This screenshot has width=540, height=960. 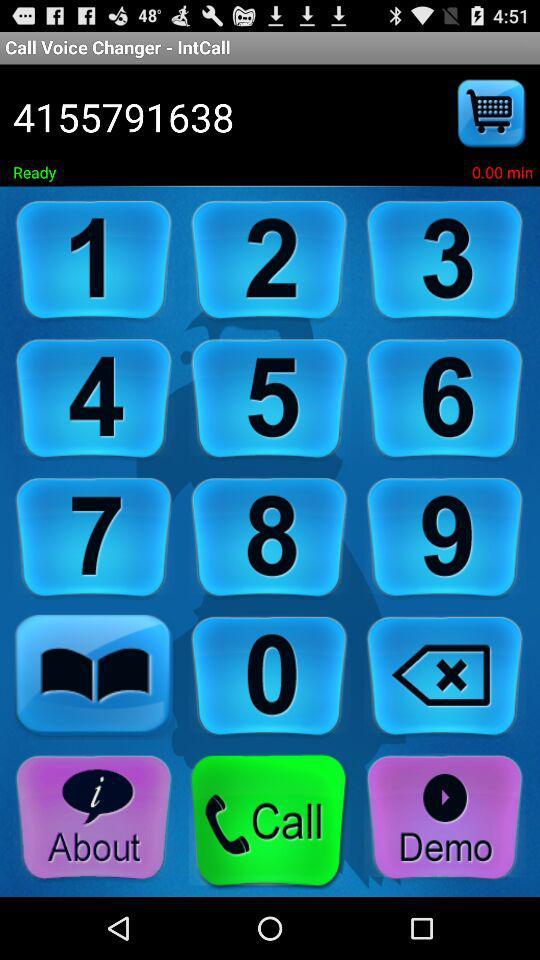 I want to click on number 3, so click(x=445, y=260).